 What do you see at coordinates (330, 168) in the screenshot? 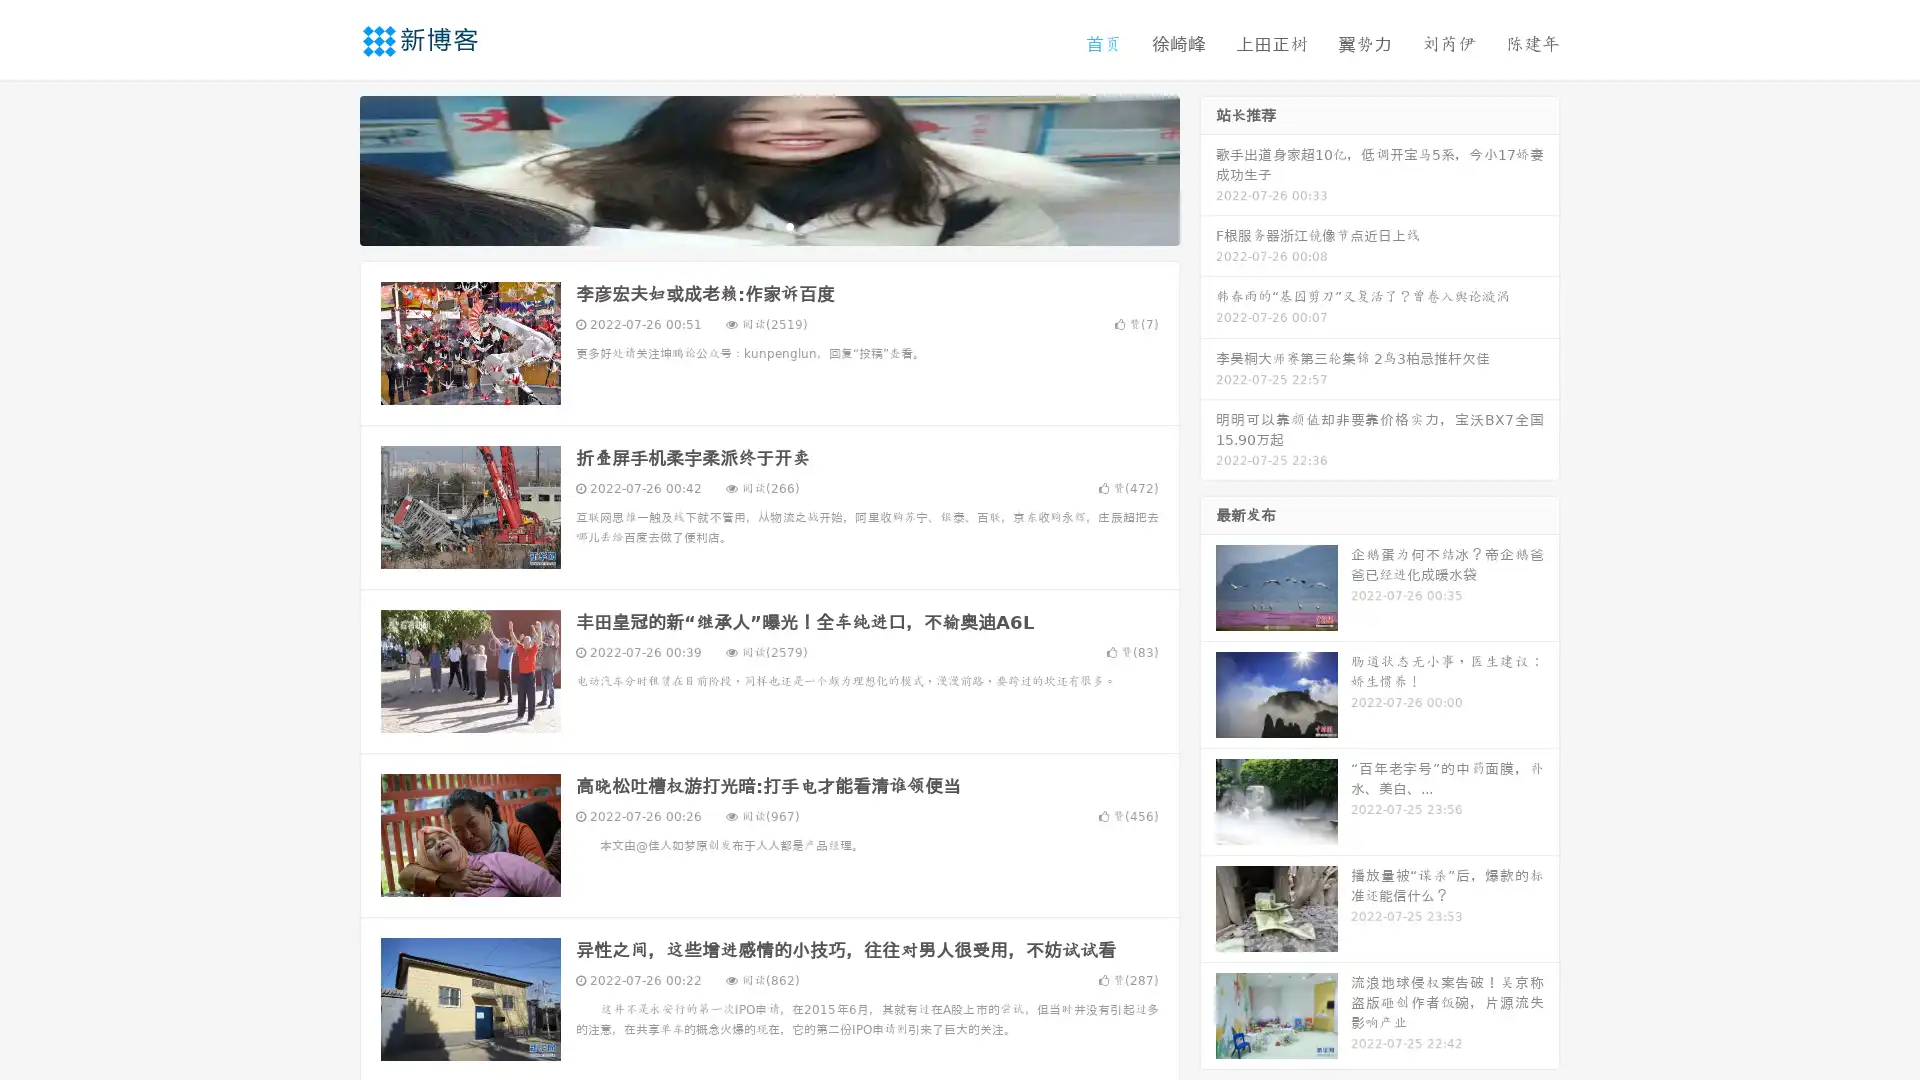
I see `Previous slide` at bounding box center [330, 168].